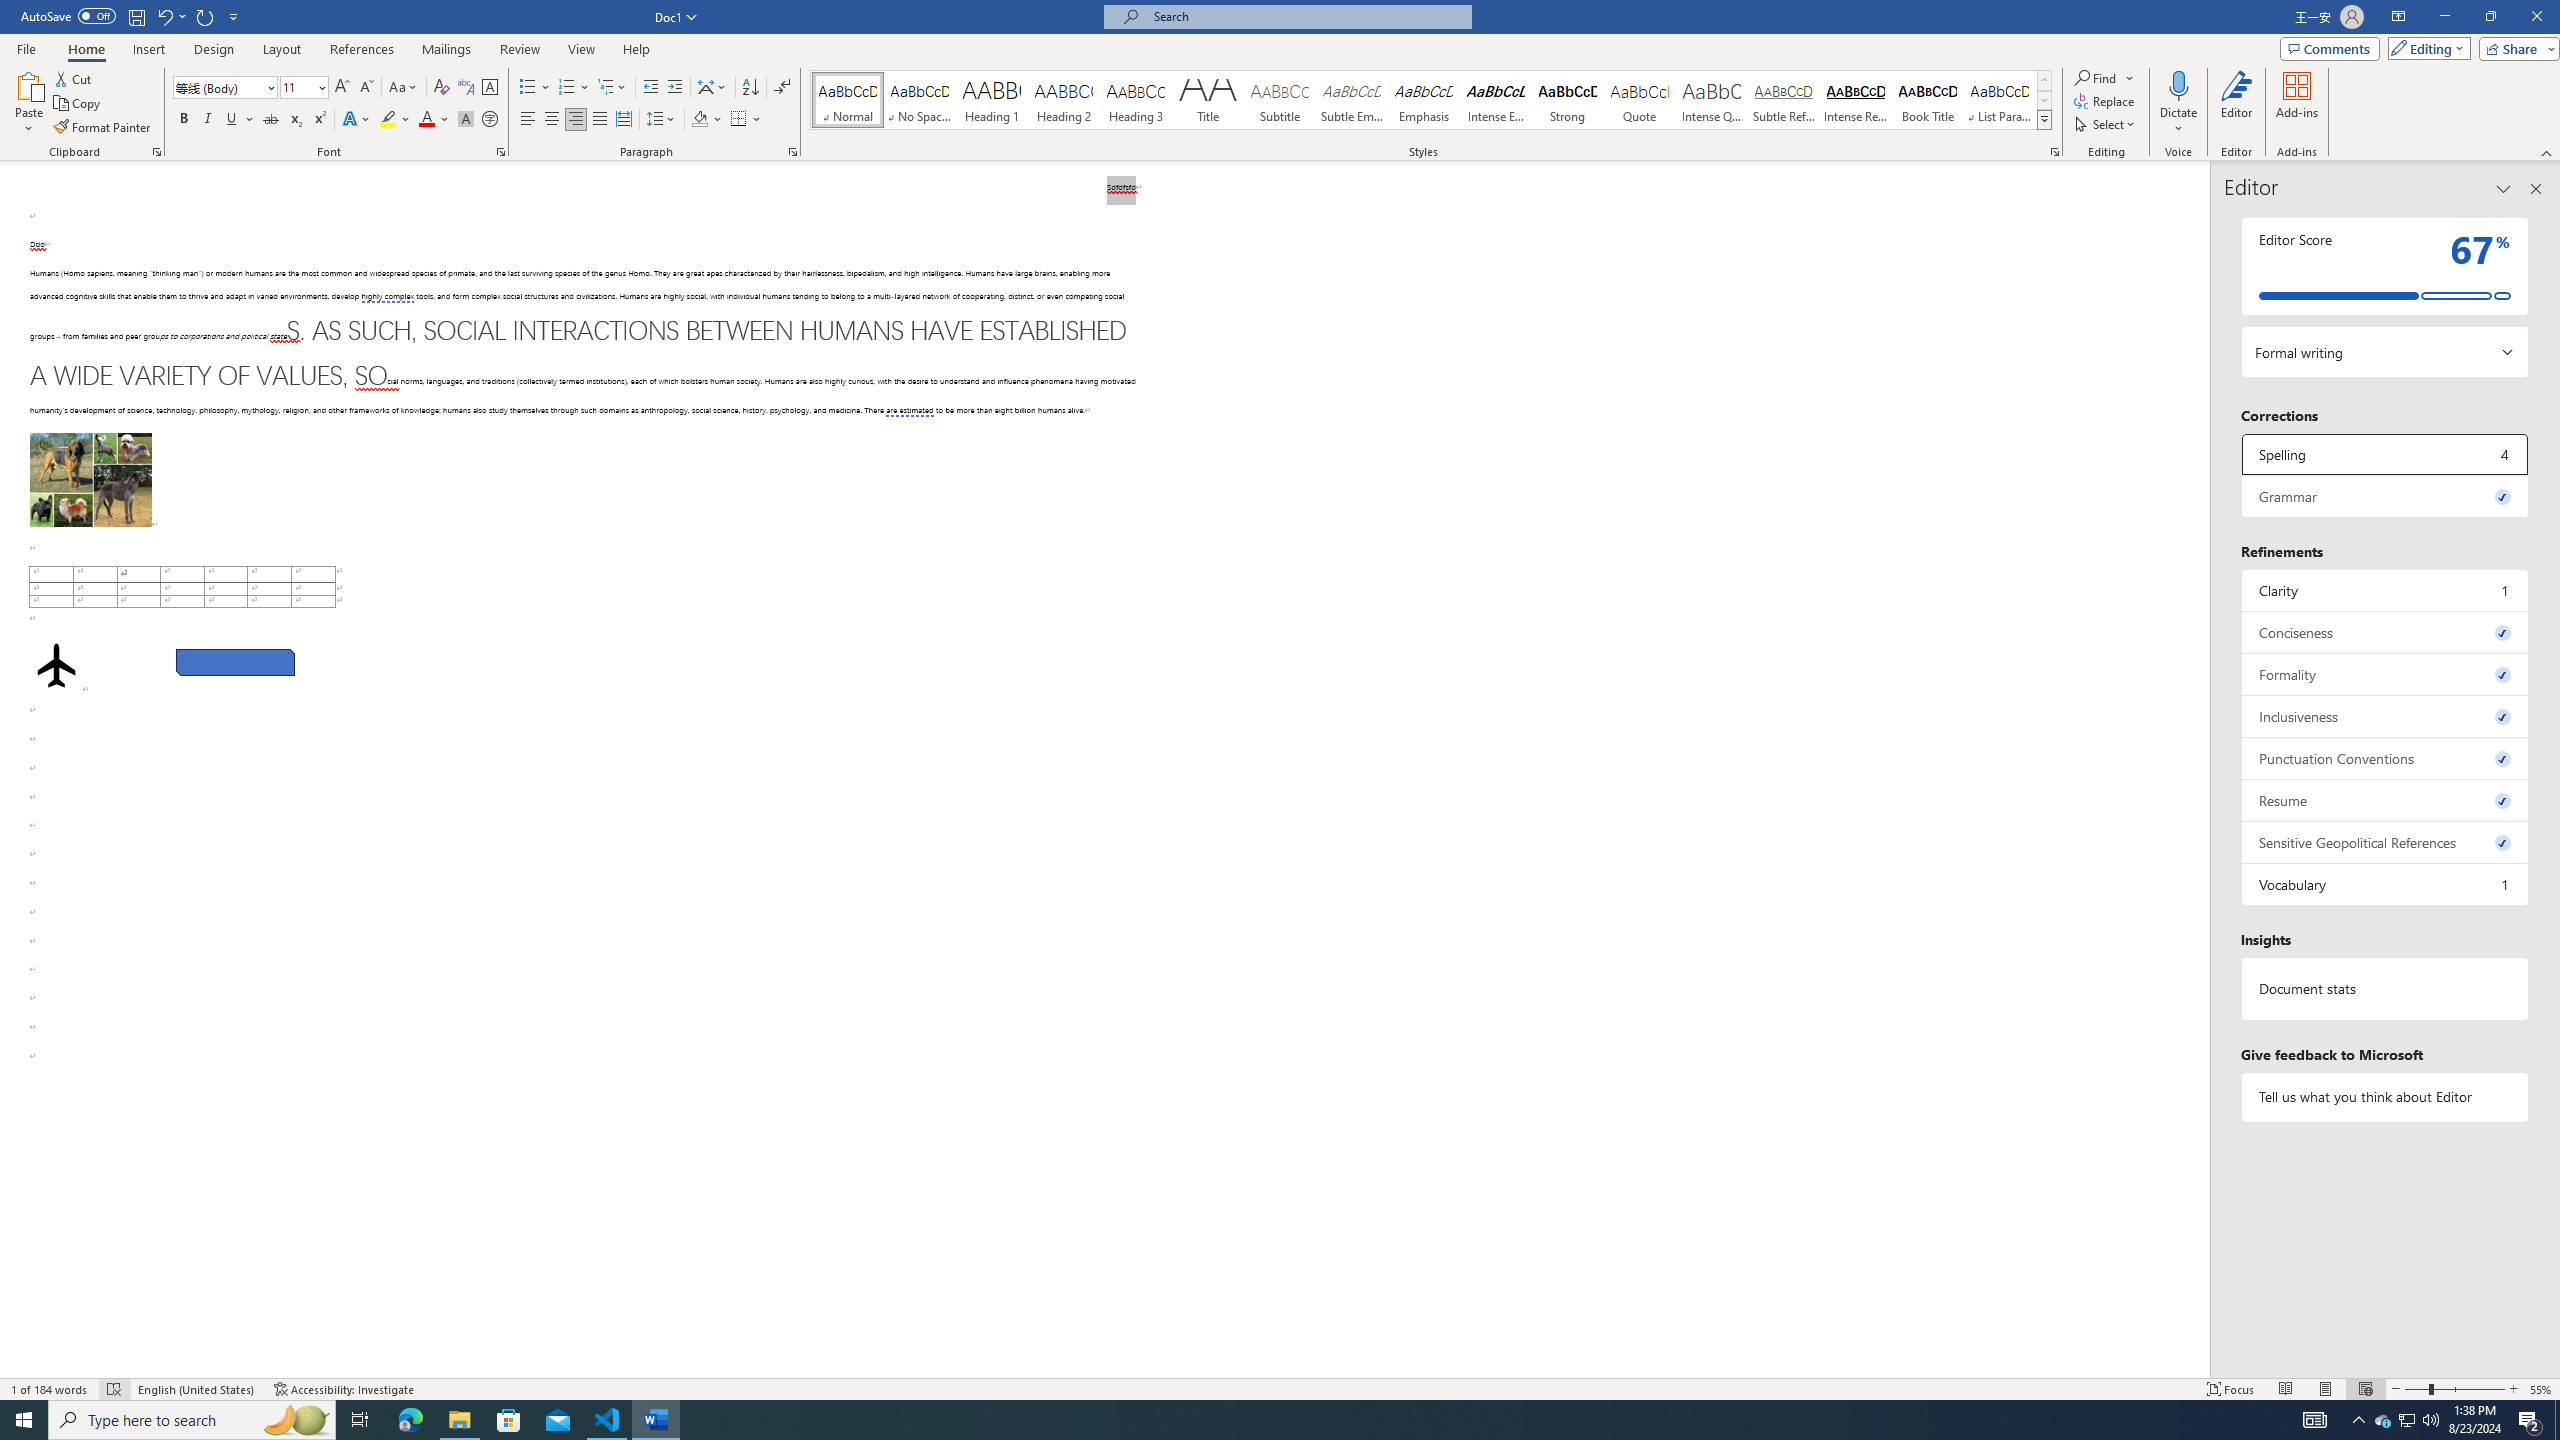  I want to click on 'Spelling, 4 issues. Press space or enter to review items.', so click(2384, 453).